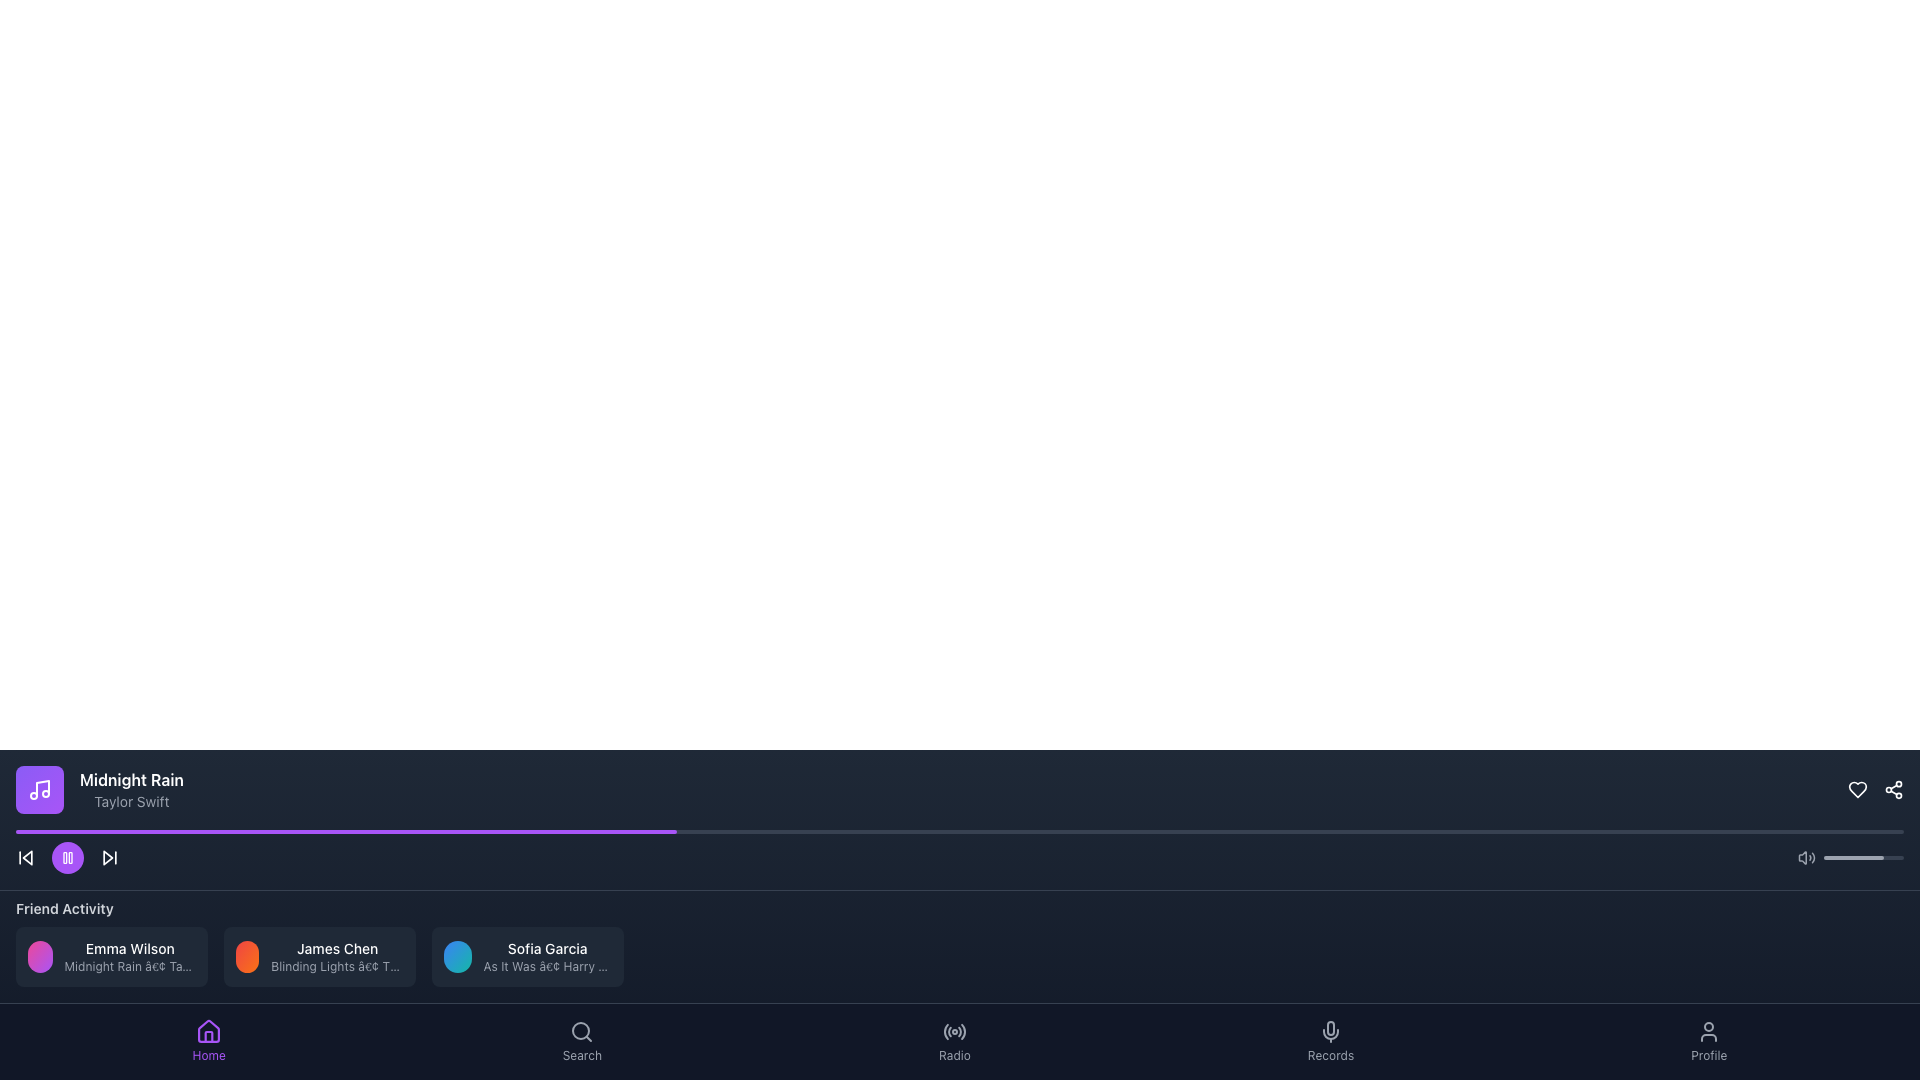 This screenshot has height=1080, width=1920. What do you see at coordinates (337, 947) in the screenshot?
I see `the text label displaying 'James Chen' located in the central card of the 'Friend Activity' section, positioned above the subtitle 'Blinding Lights • The Weeknd.'` at bounding box center [337, 947].